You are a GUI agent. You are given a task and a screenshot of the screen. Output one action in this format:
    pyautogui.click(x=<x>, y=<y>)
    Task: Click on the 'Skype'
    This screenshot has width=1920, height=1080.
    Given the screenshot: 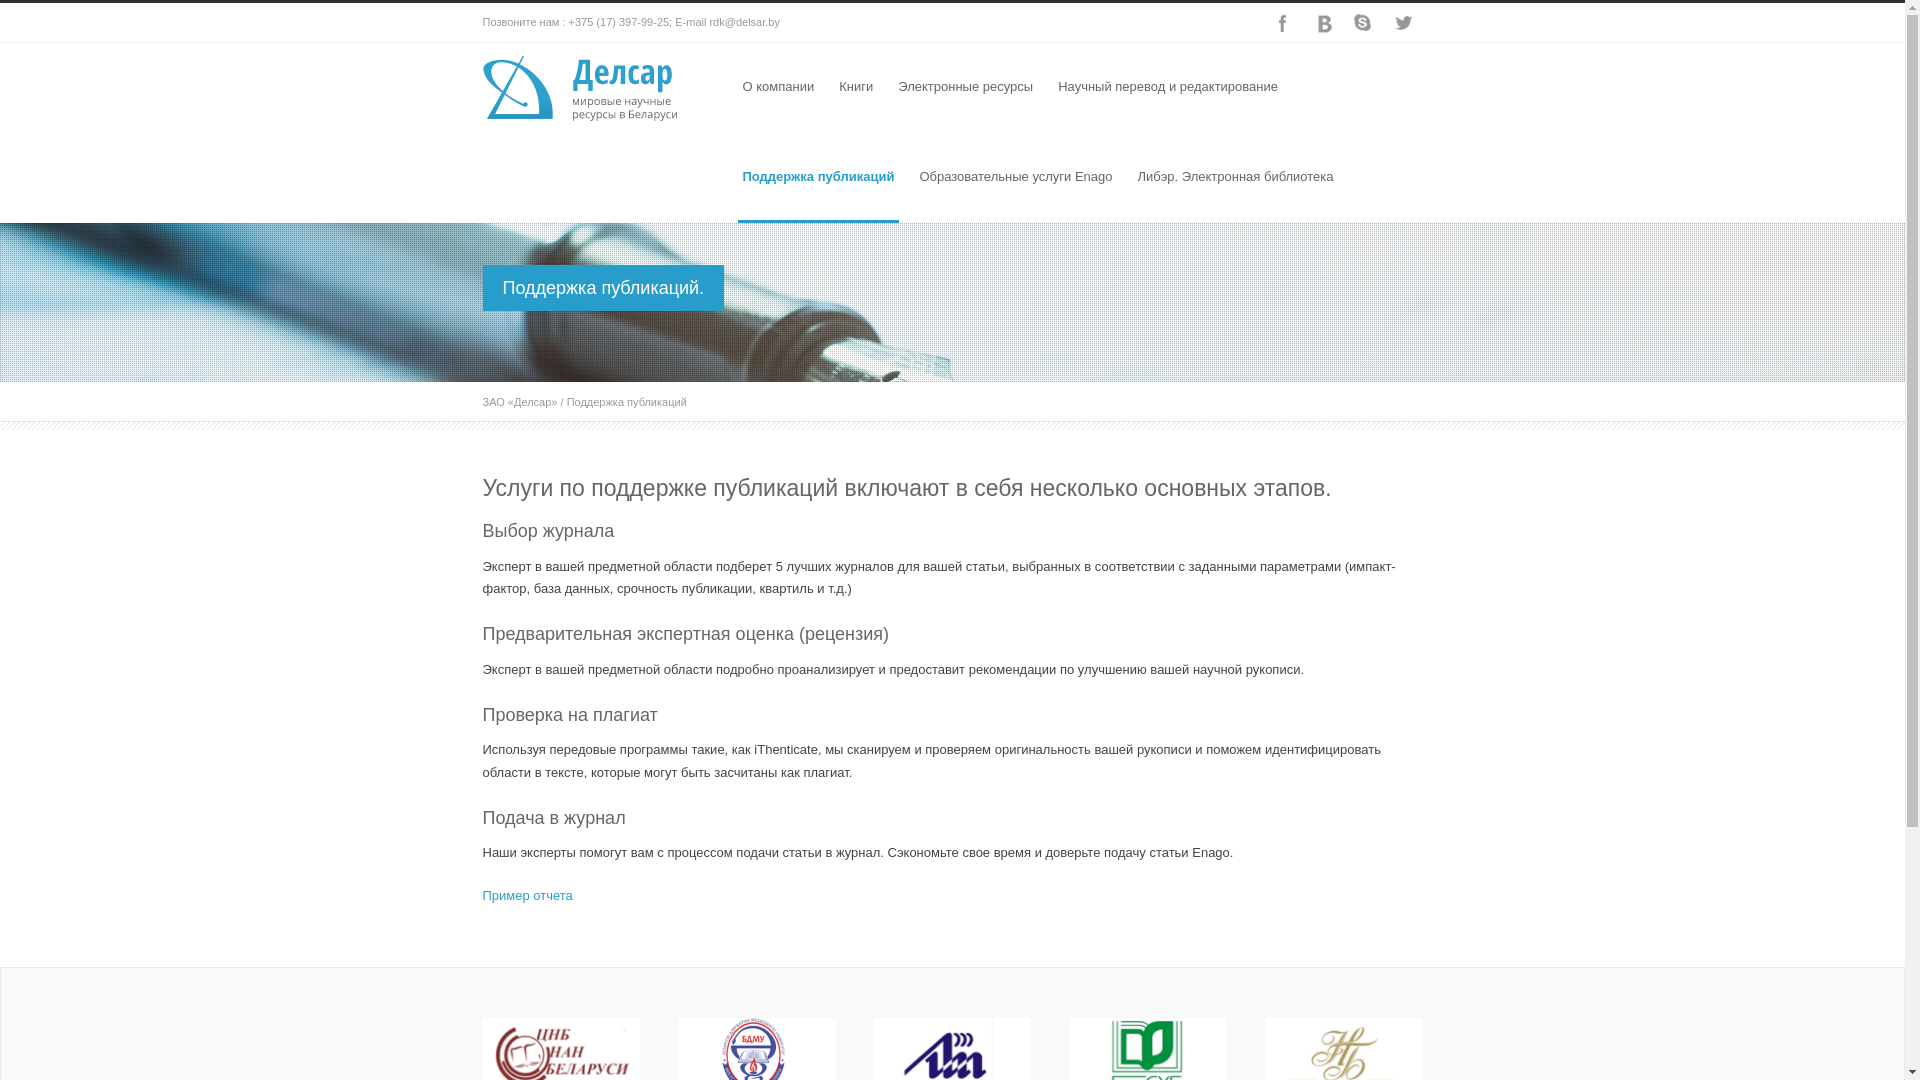 What is the action you would take?
    pyautogui.click(x=1361, y=23)
    